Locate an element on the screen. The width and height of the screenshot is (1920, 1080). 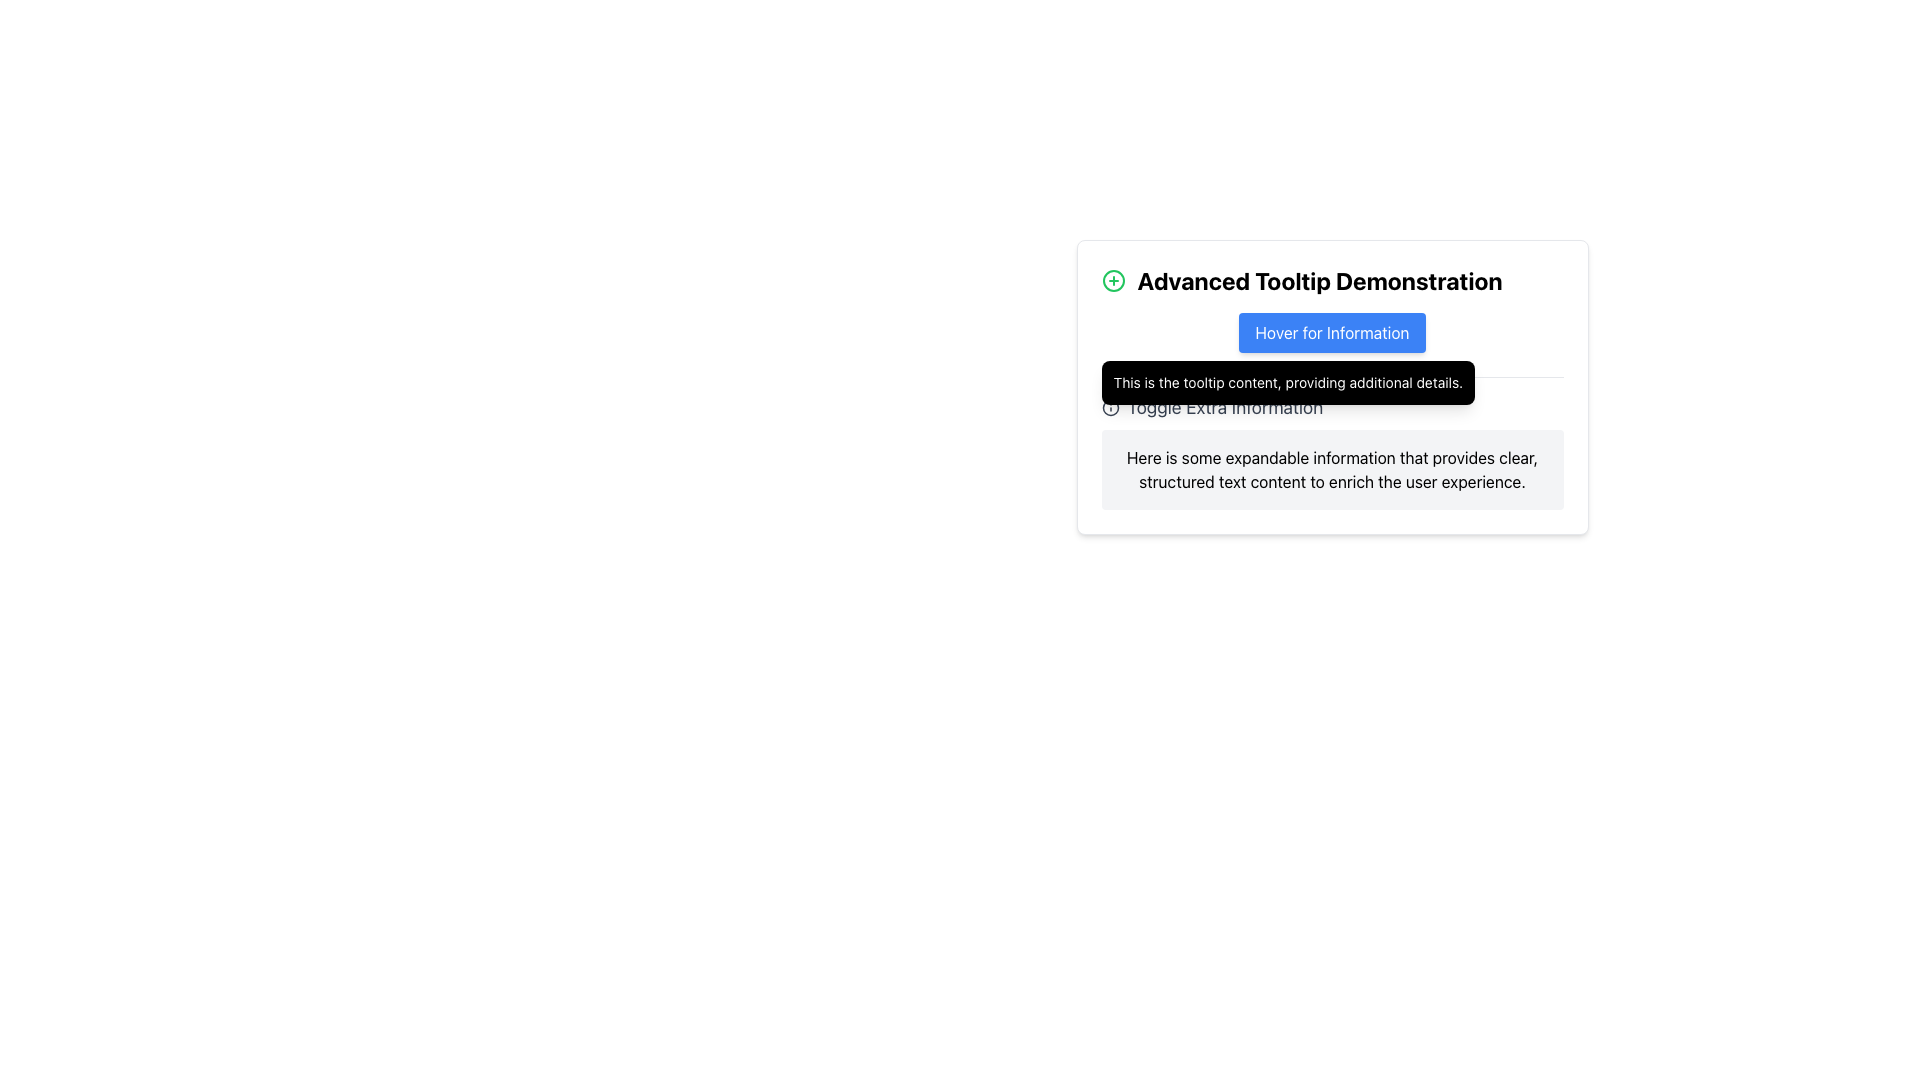
the button positioned under the title 'Advanced Tooltip Demonstration' is located at coordinates (1332, 331).